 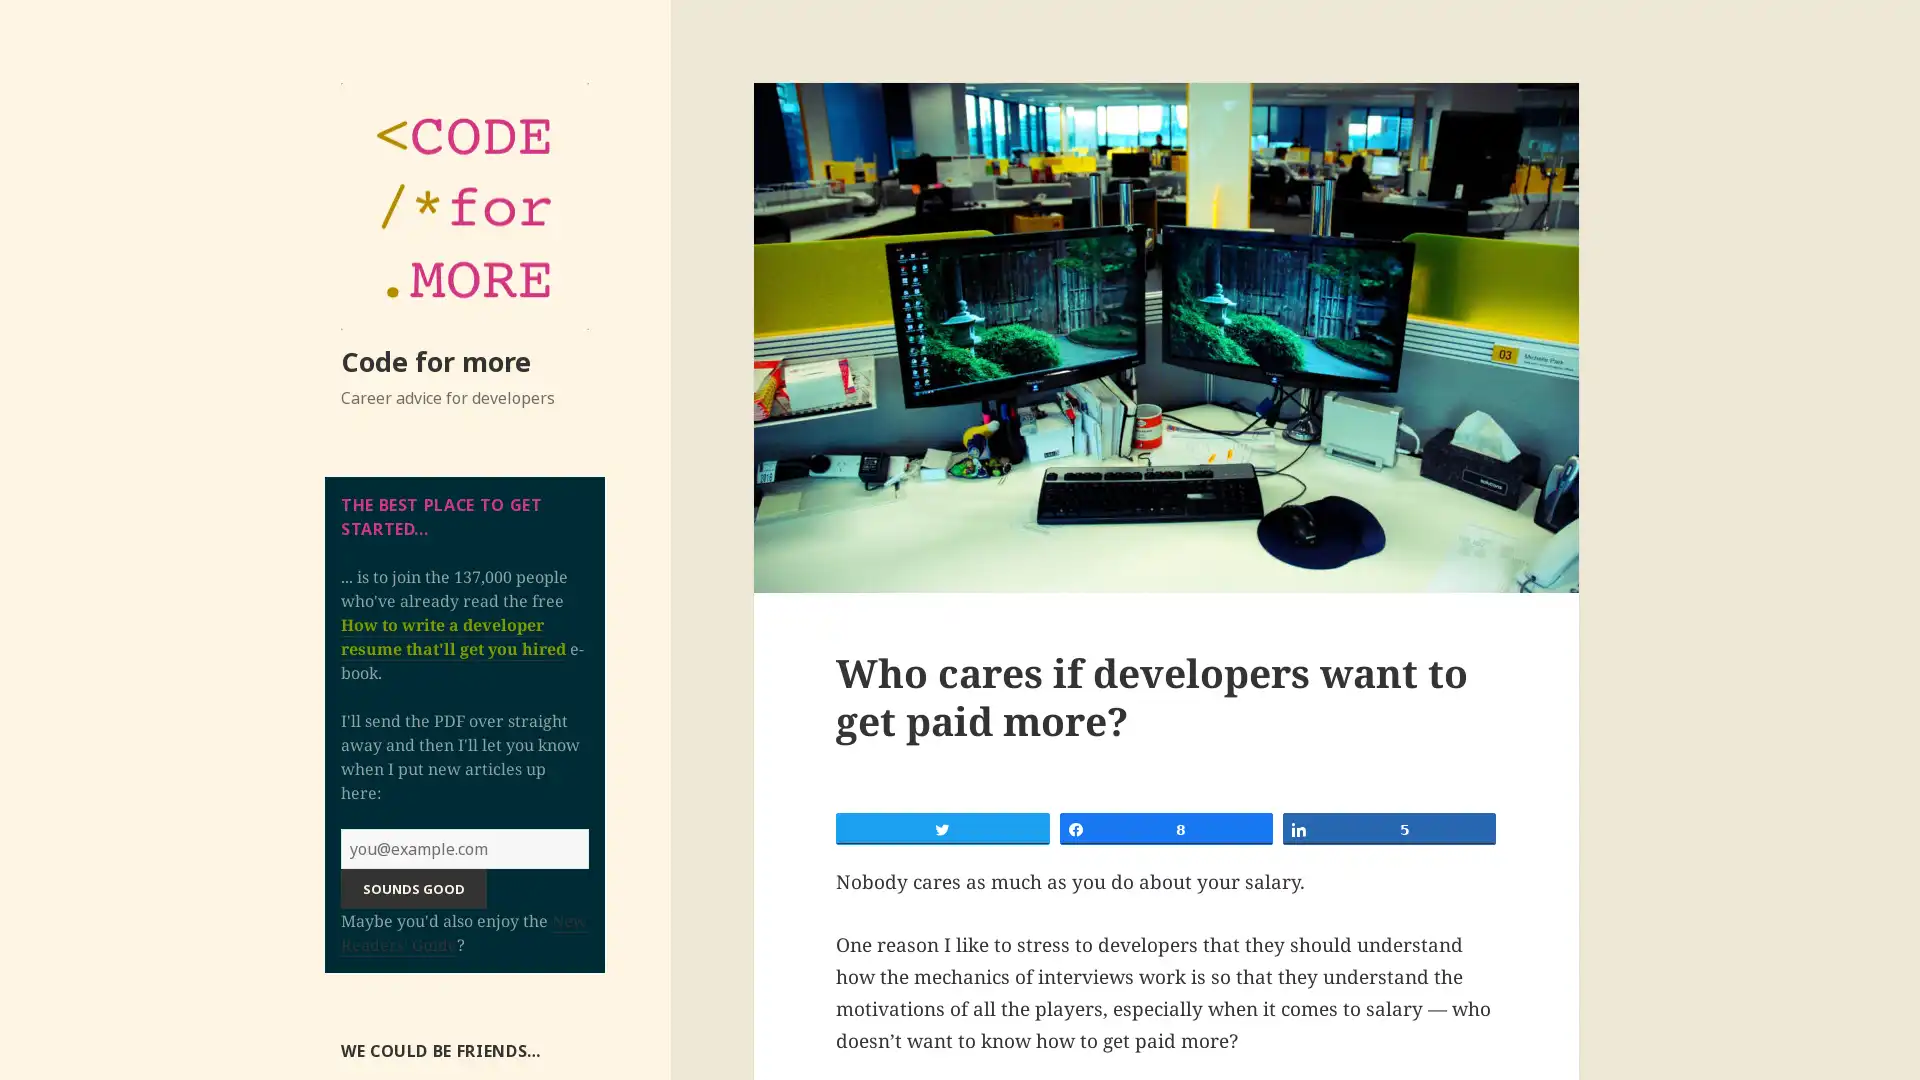 I want to click on Sounds good, so click(x=412, y=886).